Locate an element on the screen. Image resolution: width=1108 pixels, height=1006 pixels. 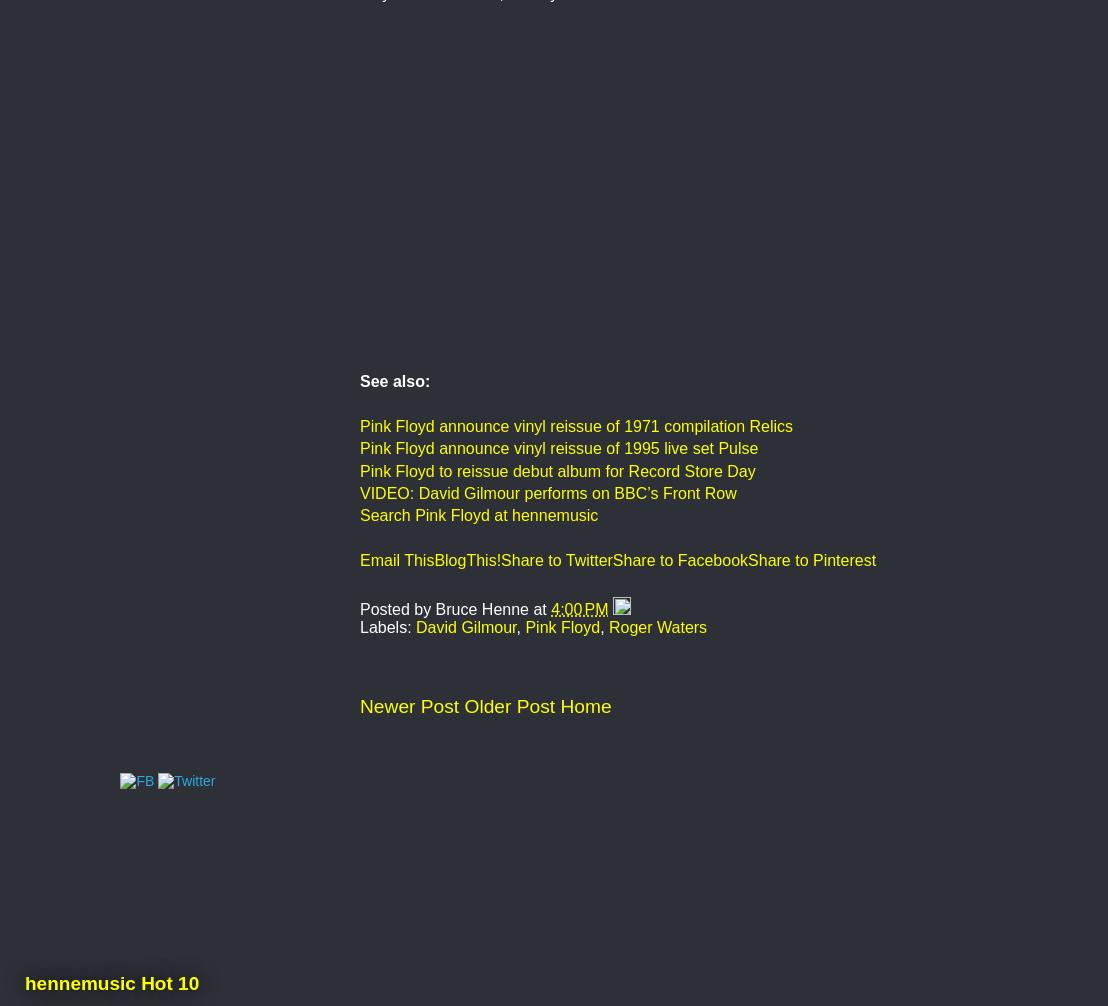
'See also:' is located at coordinates (395, 380).